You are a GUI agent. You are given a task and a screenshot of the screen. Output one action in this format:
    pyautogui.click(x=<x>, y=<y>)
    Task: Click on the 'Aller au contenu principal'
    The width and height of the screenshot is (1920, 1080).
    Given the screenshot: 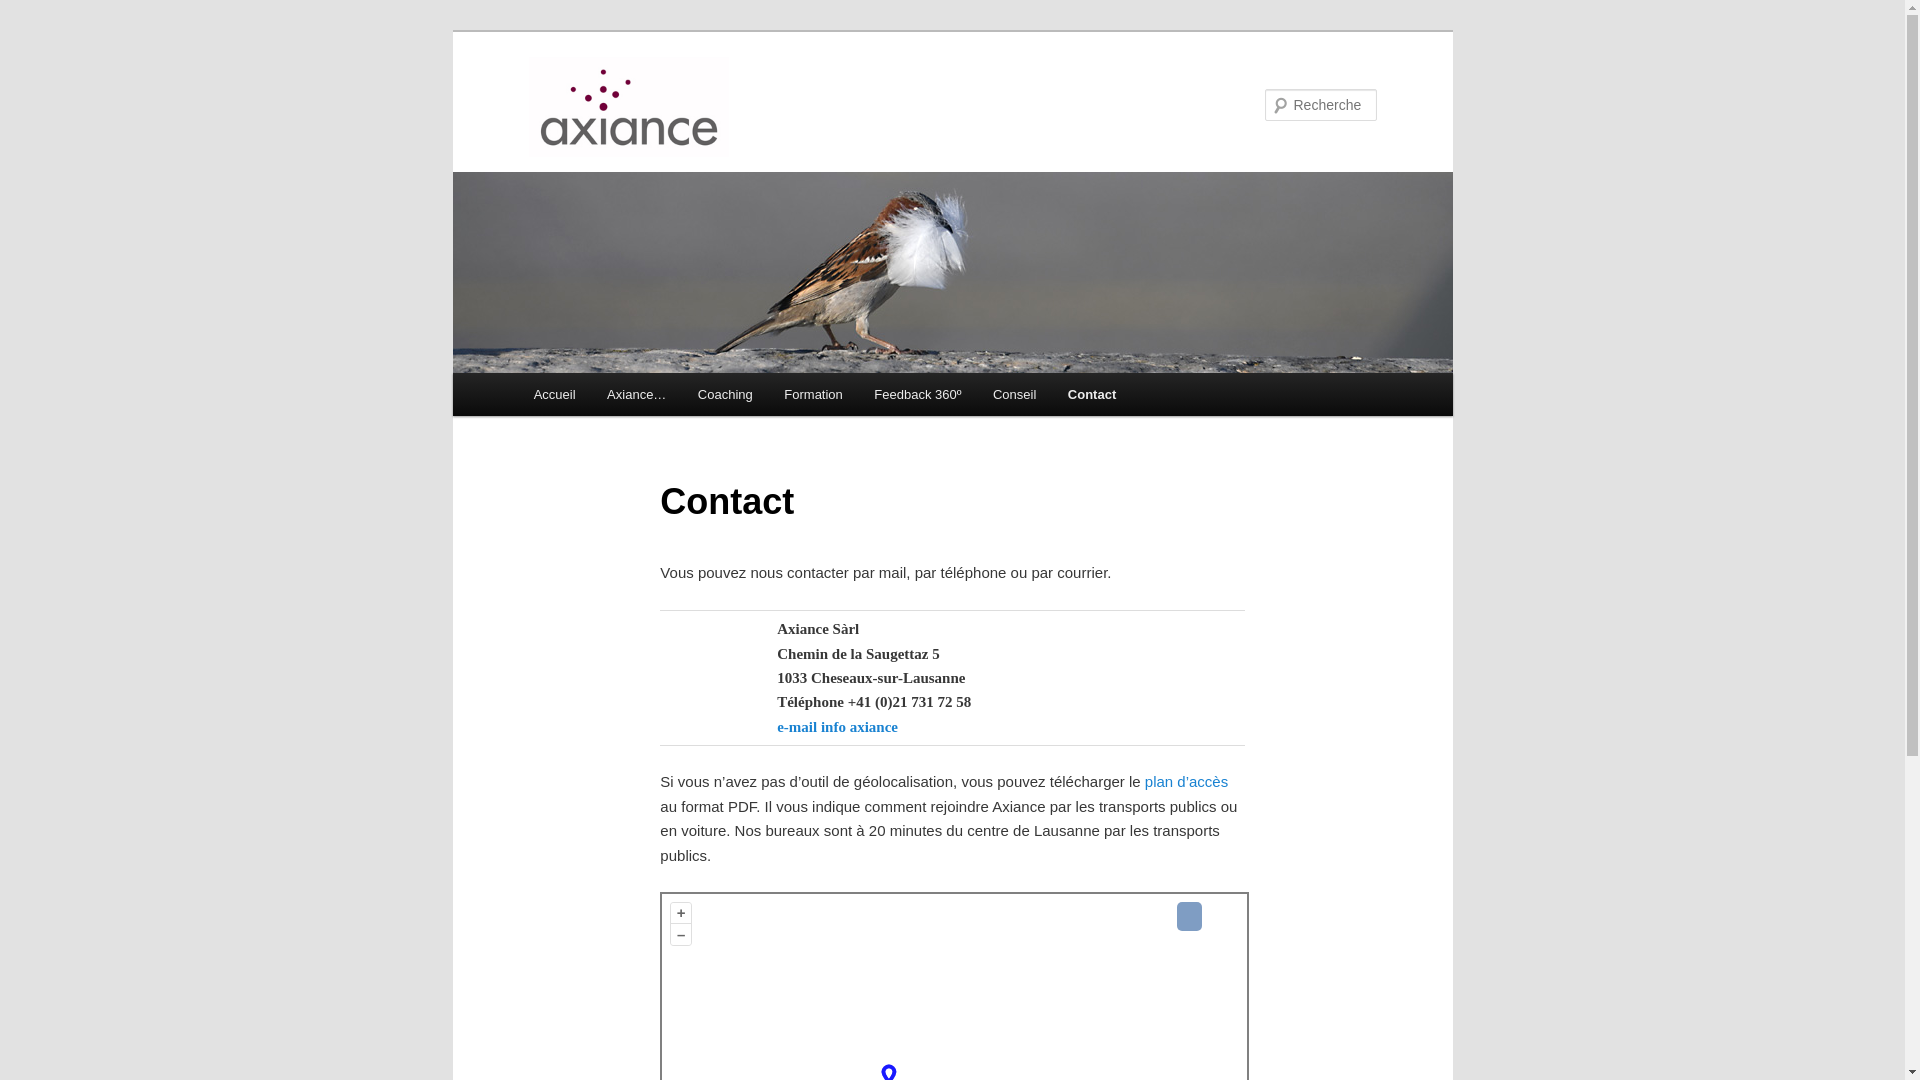 What is the action you would take?
    pyautogui.click(x=546, y=373)
    